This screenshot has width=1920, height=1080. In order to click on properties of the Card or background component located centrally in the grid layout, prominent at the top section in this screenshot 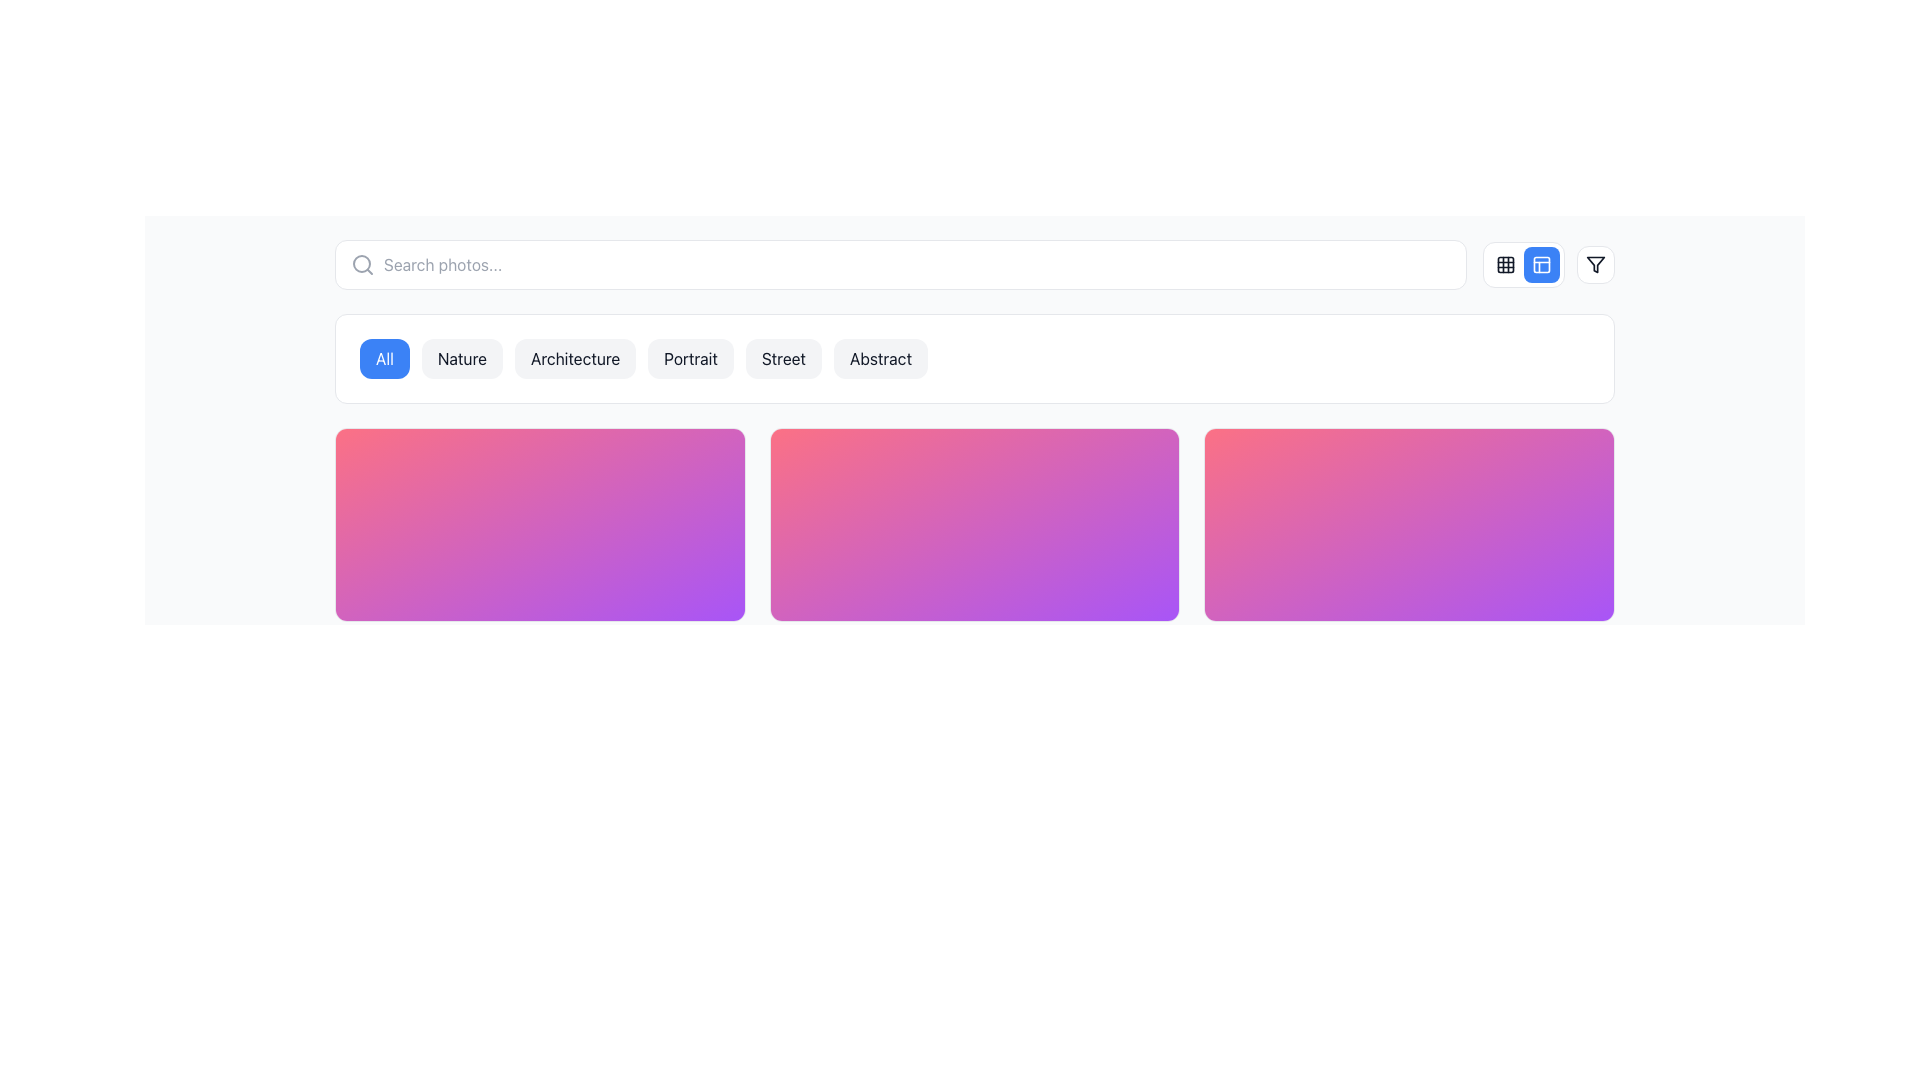, I will do `click(974, 523)`.